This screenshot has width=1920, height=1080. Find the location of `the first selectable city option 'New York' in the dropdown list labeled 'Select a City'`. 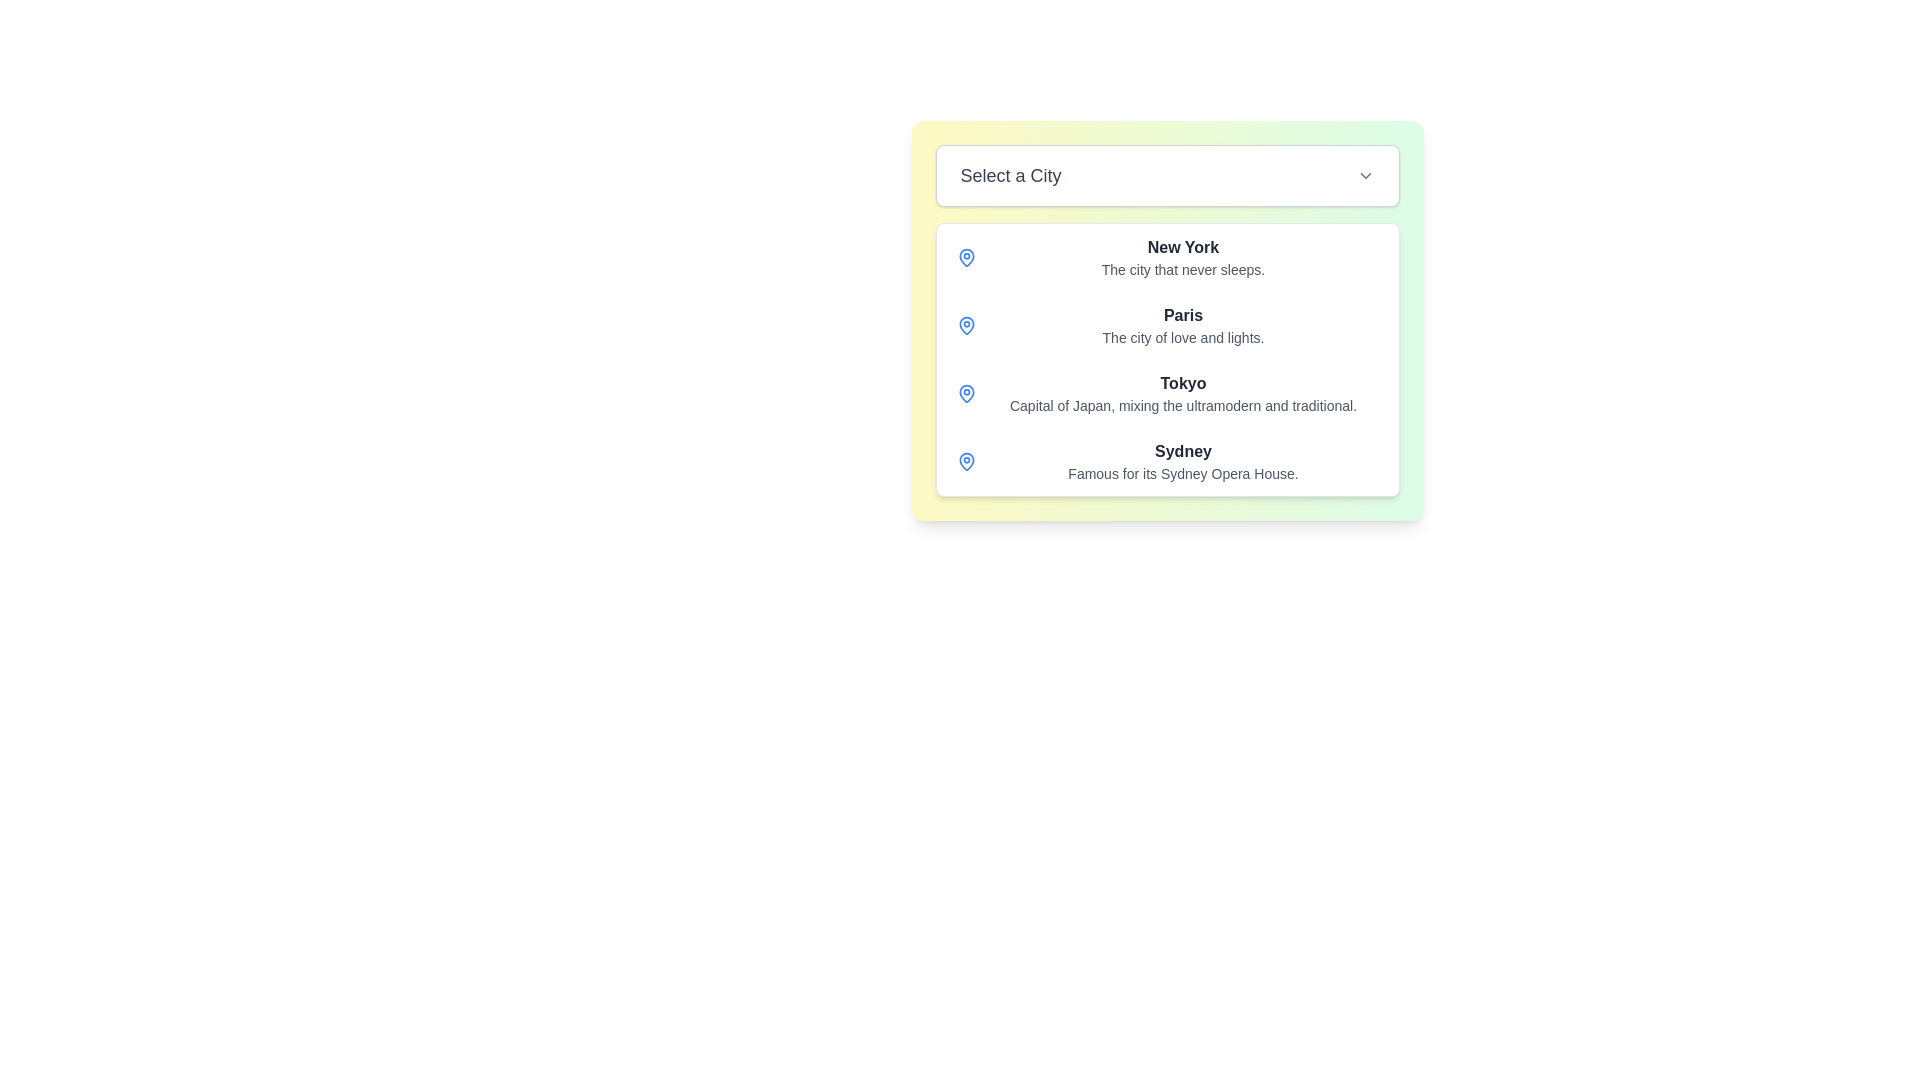

the first selectable city option 'New York' in the dropdown list labeled 'Select a City' is located at coordinates (1183, 257).